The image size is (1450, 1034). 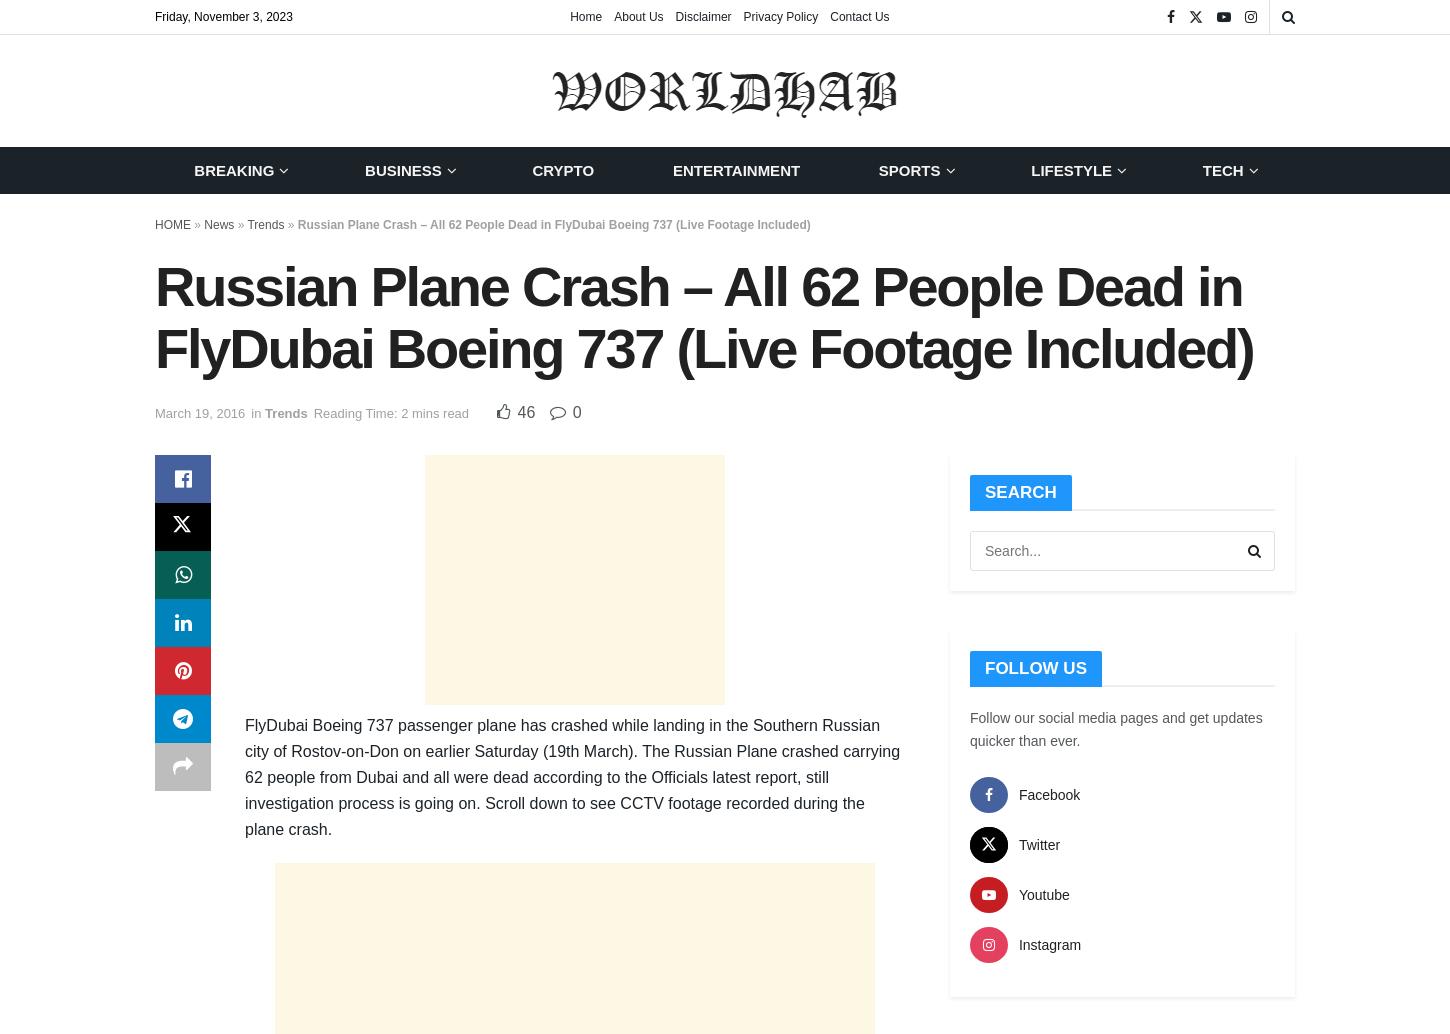 What do you see at coordinates (670, 170) in the screenshot?
I see `'Entertainment'` at bounding box center [670, 170].